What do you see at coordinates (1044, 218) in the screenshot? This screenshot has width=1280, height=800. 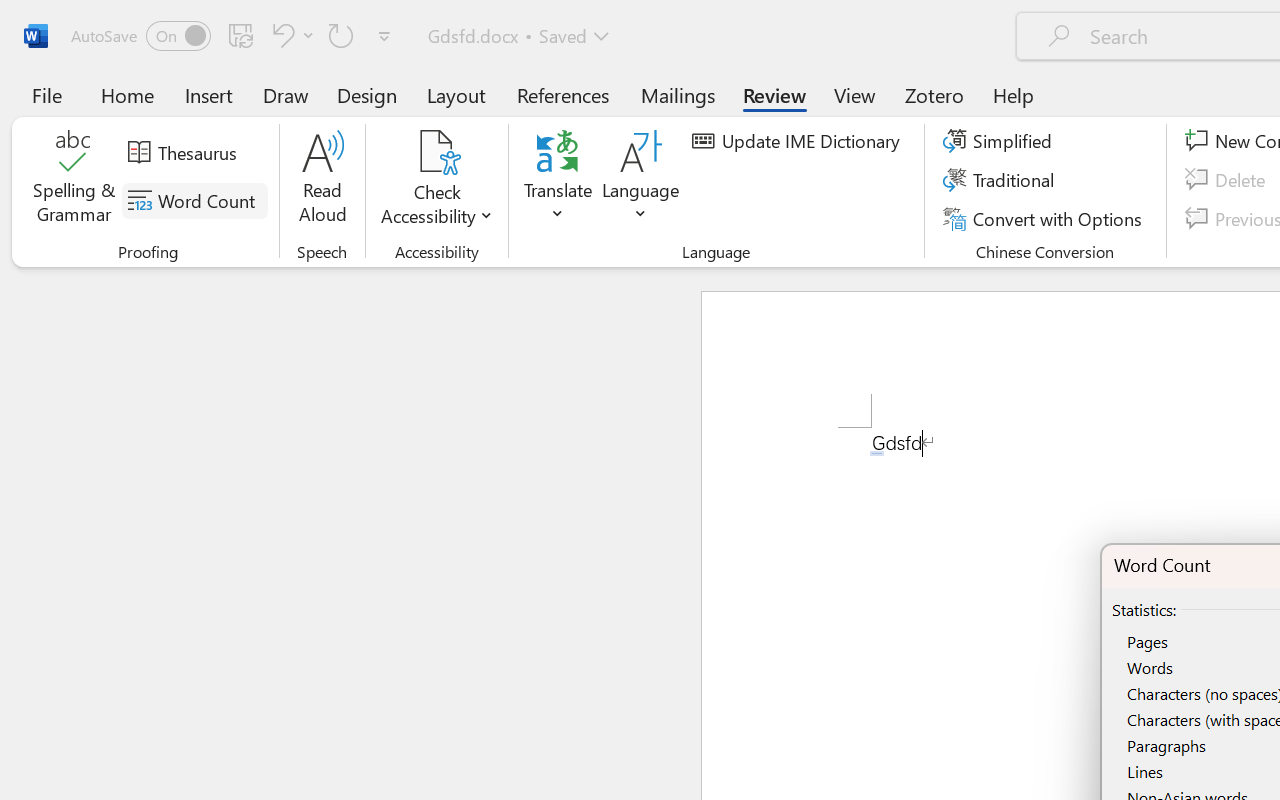 I see `'Convert with Options...'` at bounding box center [1044, 218].